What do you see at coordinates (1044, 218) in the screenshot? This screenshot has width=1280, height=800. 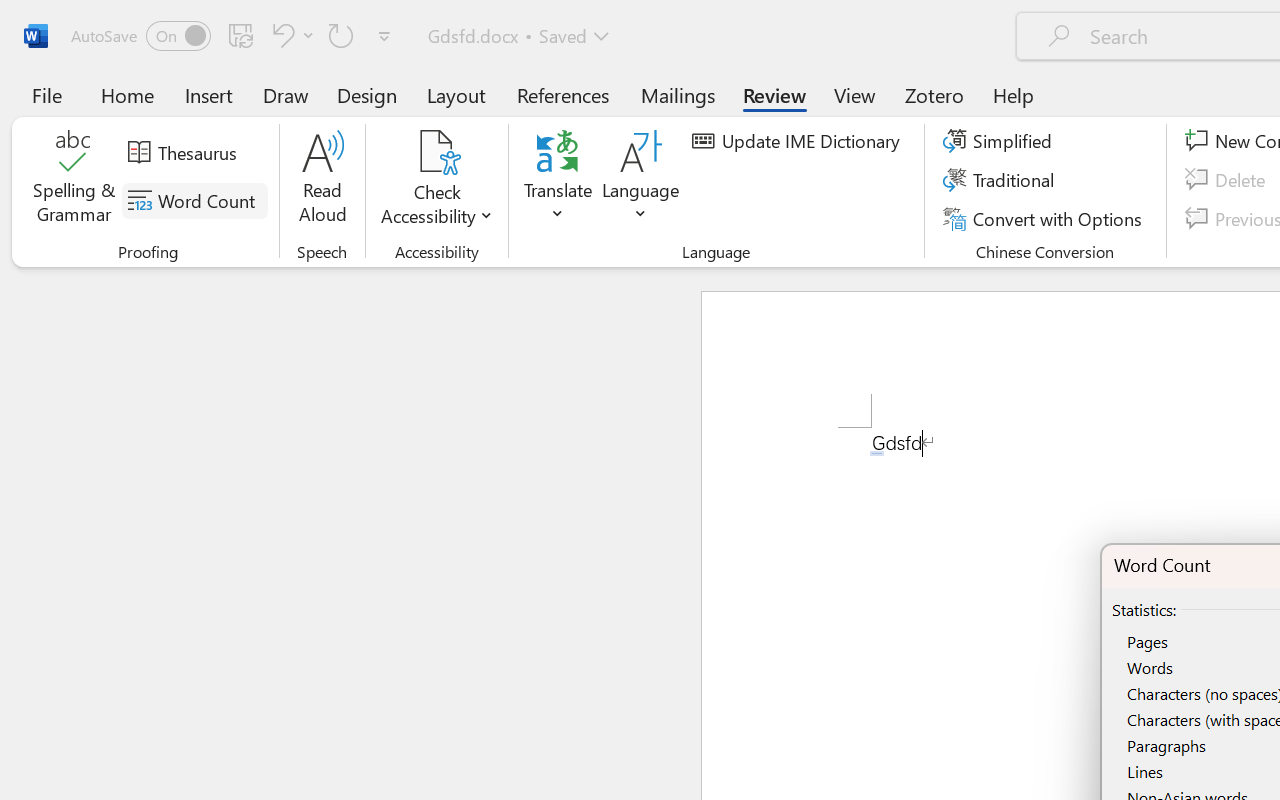 I see `'Convert with Options...'` at bounding box center [1044, 218].